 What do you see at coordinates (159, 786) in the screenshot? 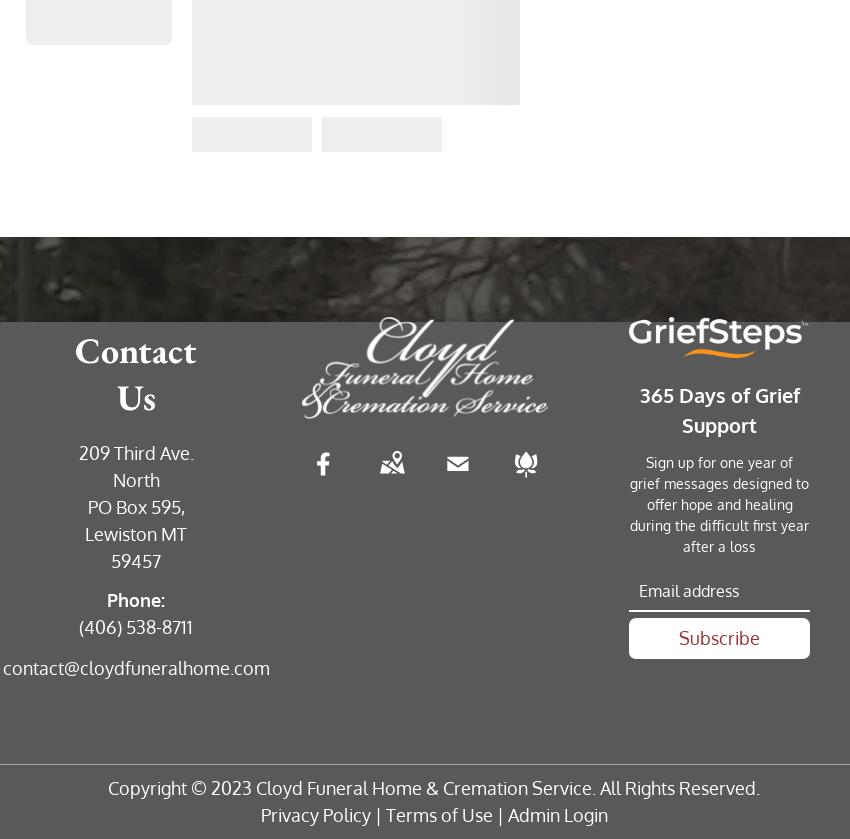
I see `'Copyright ©'` at bounding box center [159, 786].